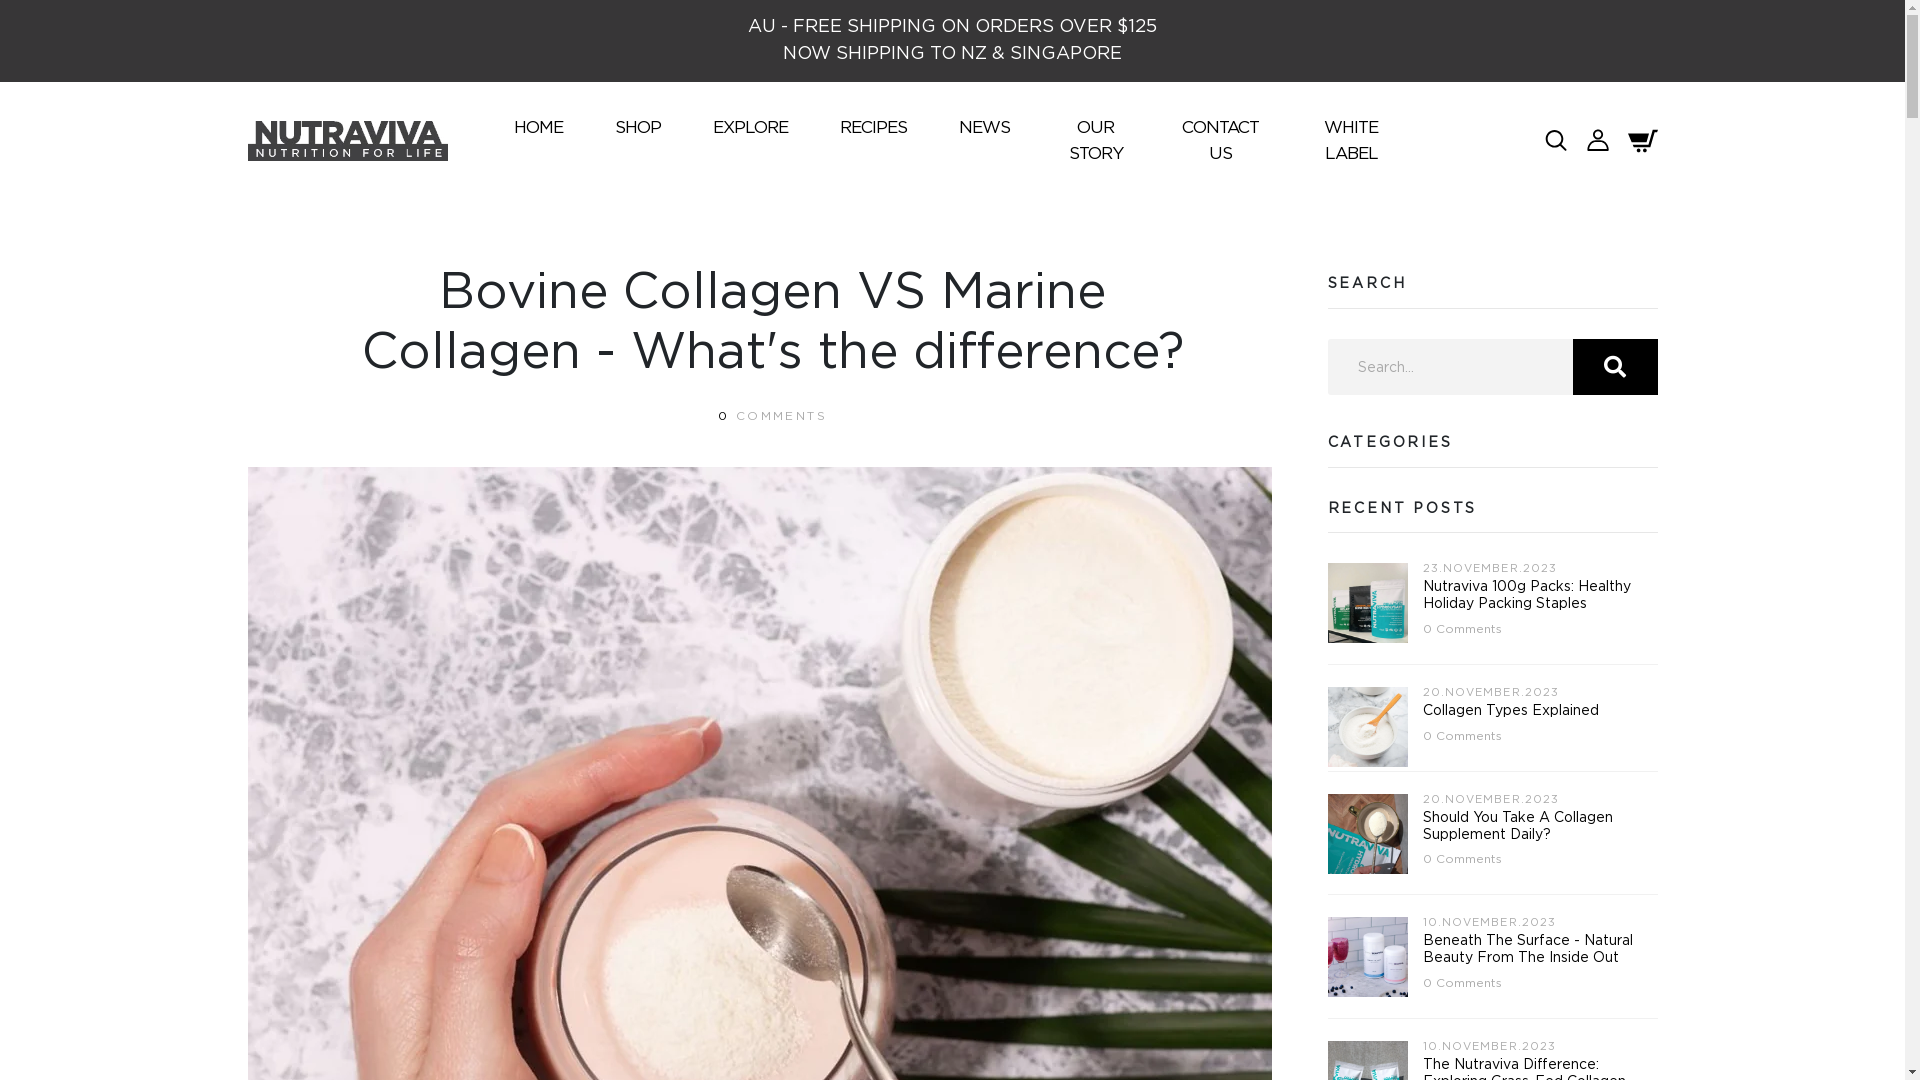  I want to click on 'EXPLORE', so click(748, 127).